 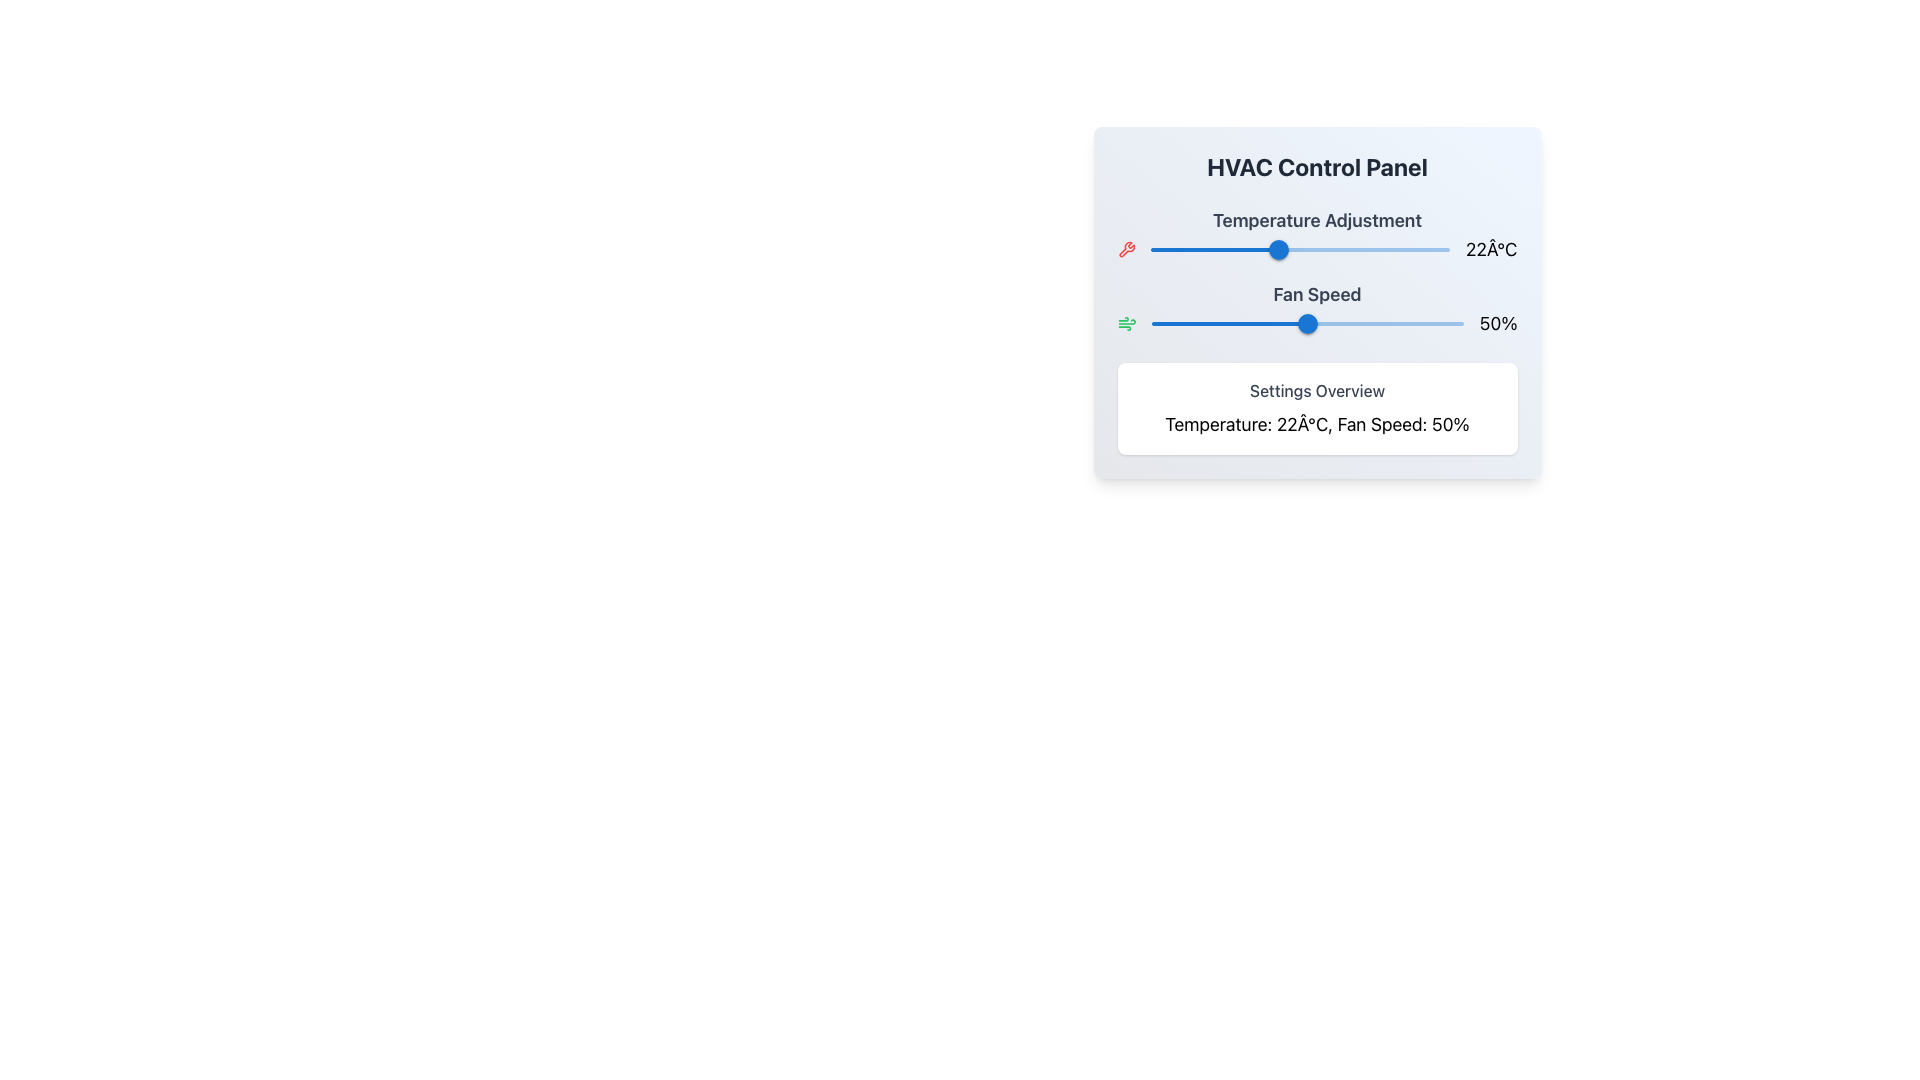 I want to click on the temperature, so click(x=1185, y=249).